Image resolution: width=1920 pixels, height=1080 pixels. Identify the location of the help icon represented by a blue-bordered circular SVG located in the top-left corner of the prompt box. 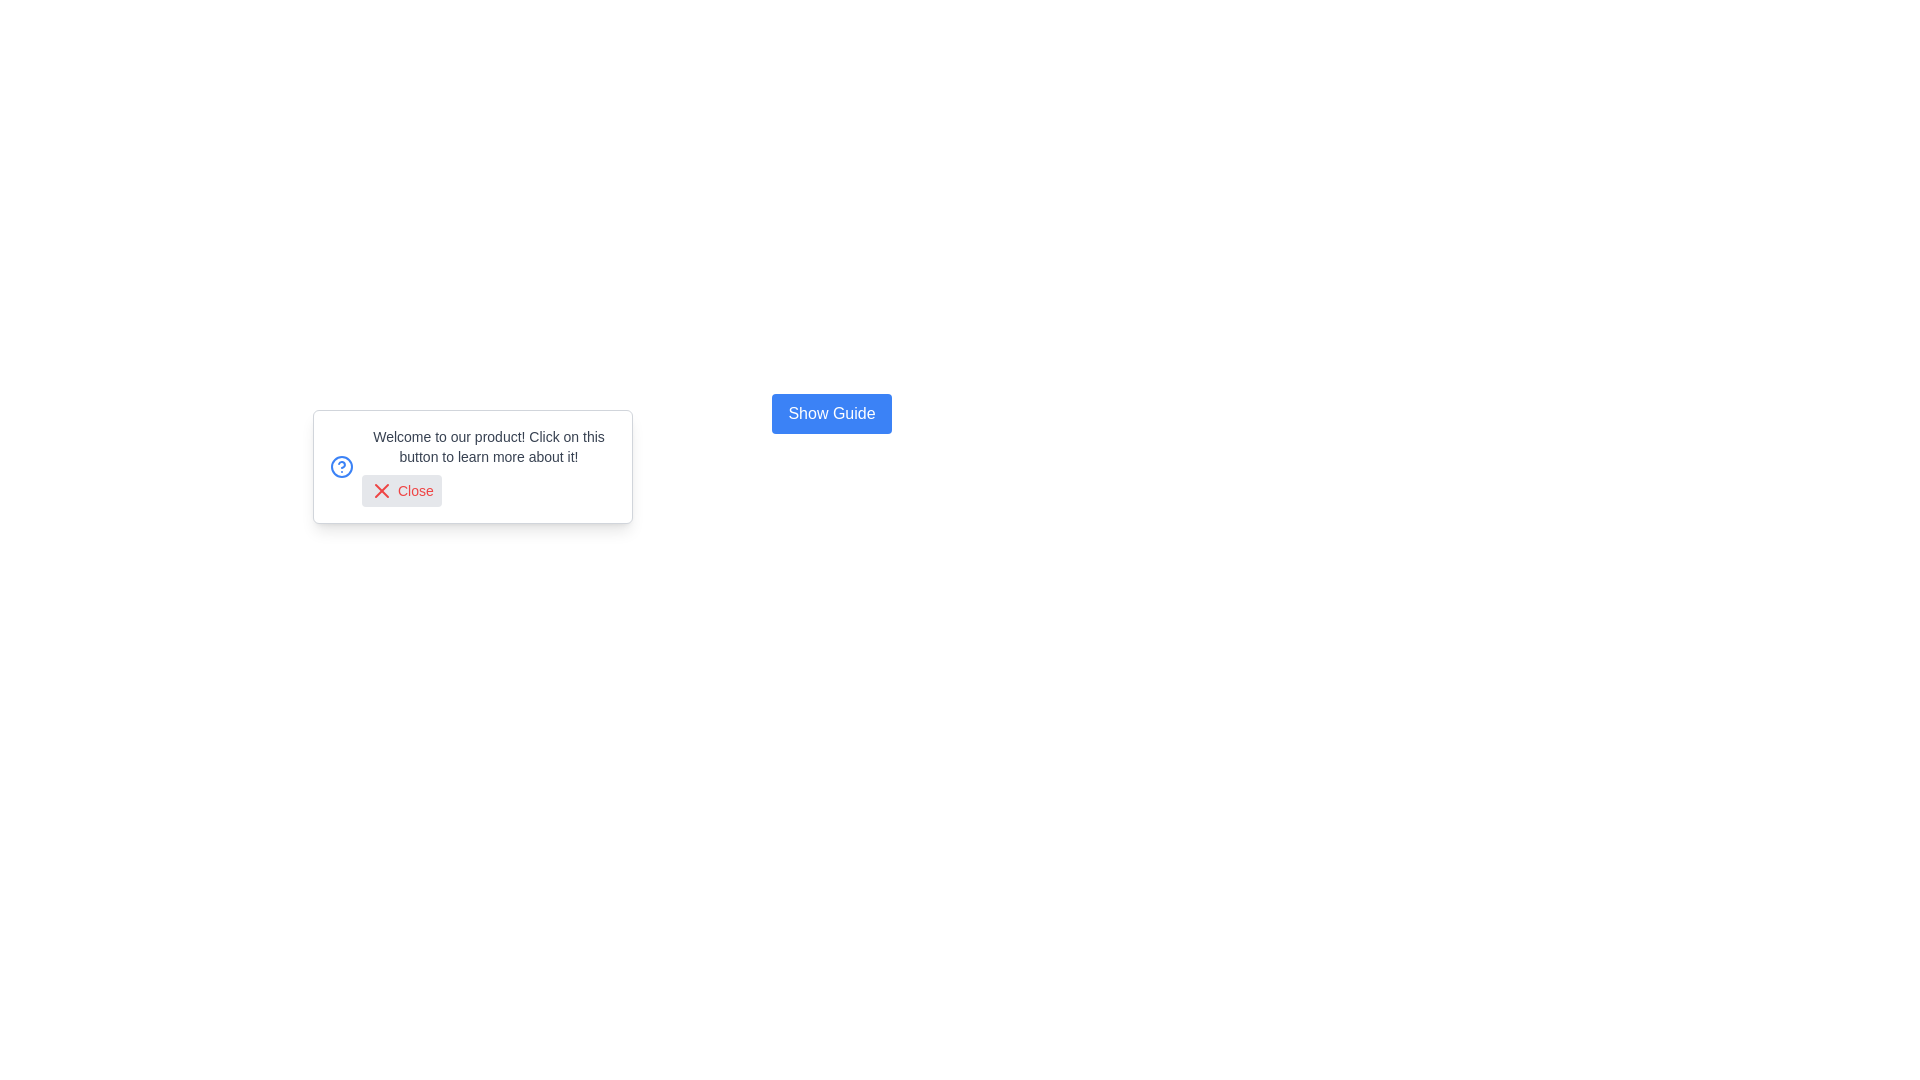
(341, 466).